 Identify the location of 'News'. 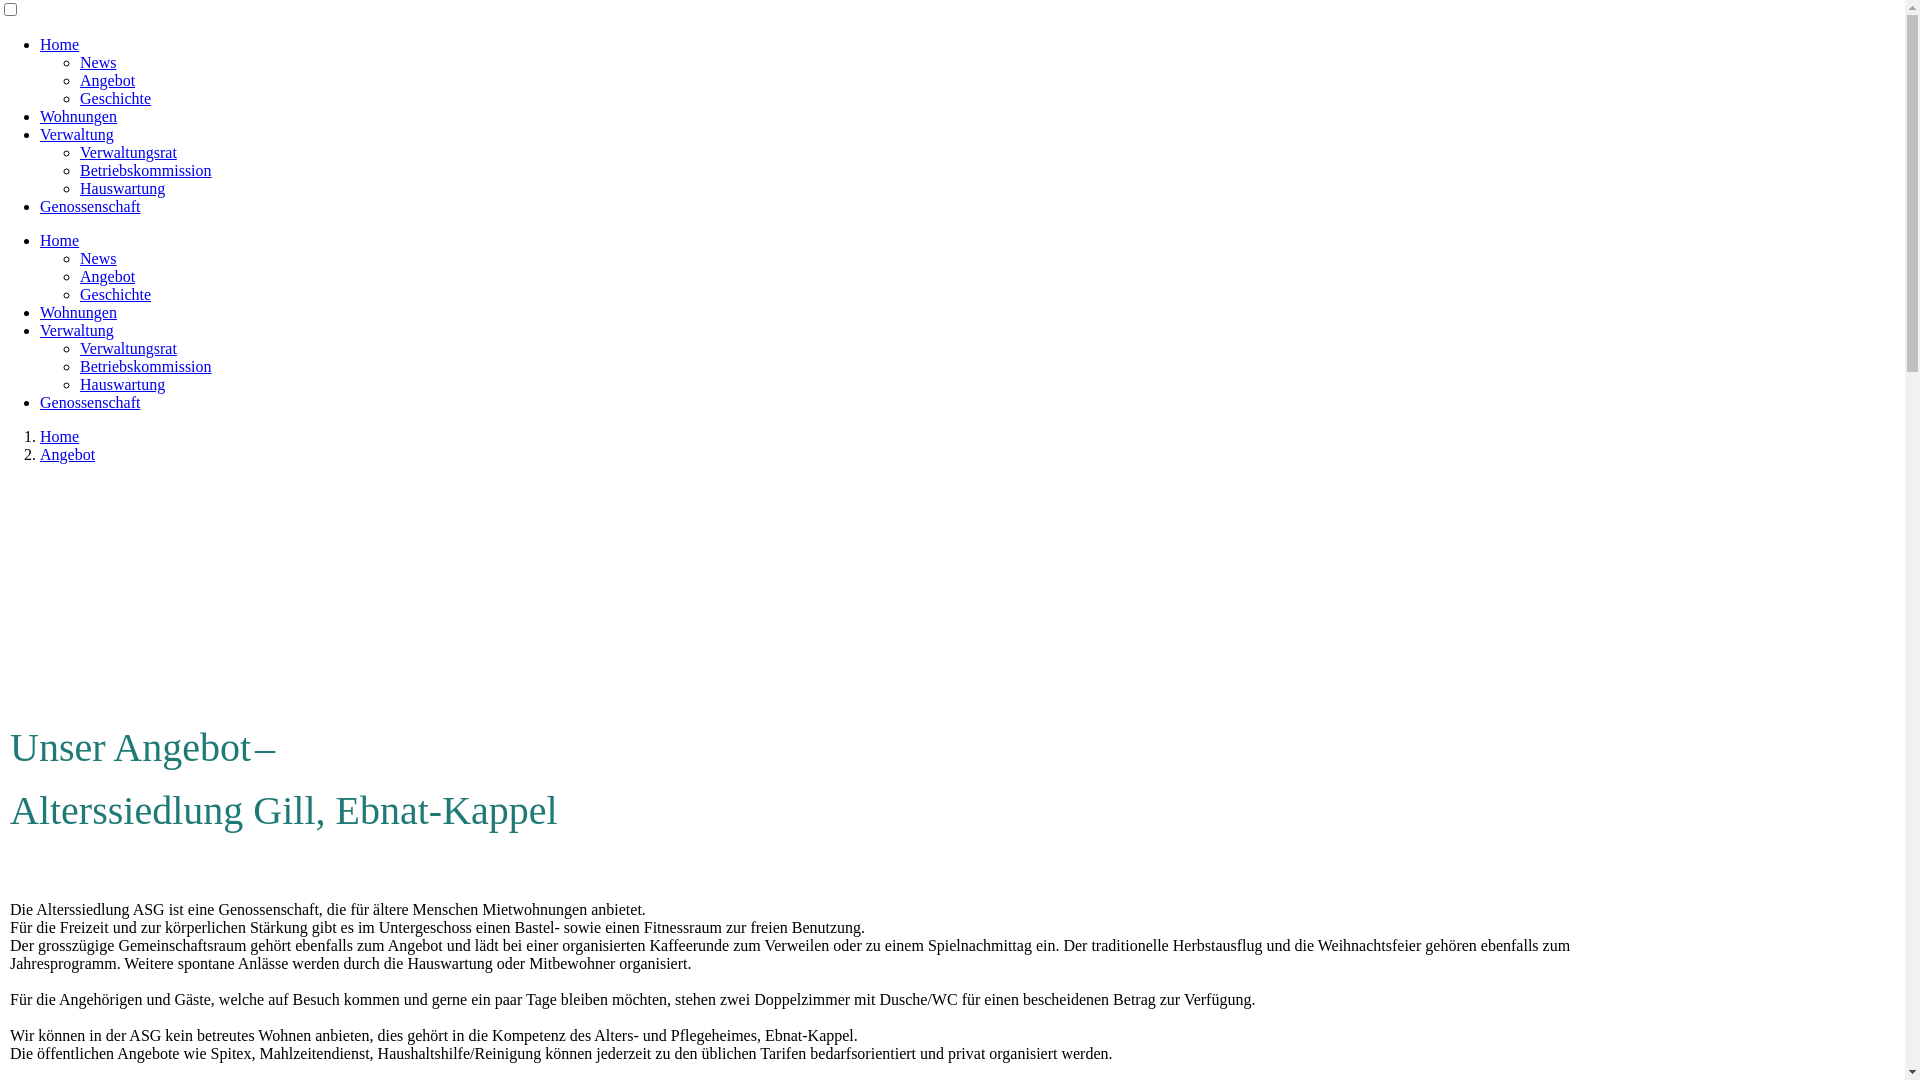
(96, 257).